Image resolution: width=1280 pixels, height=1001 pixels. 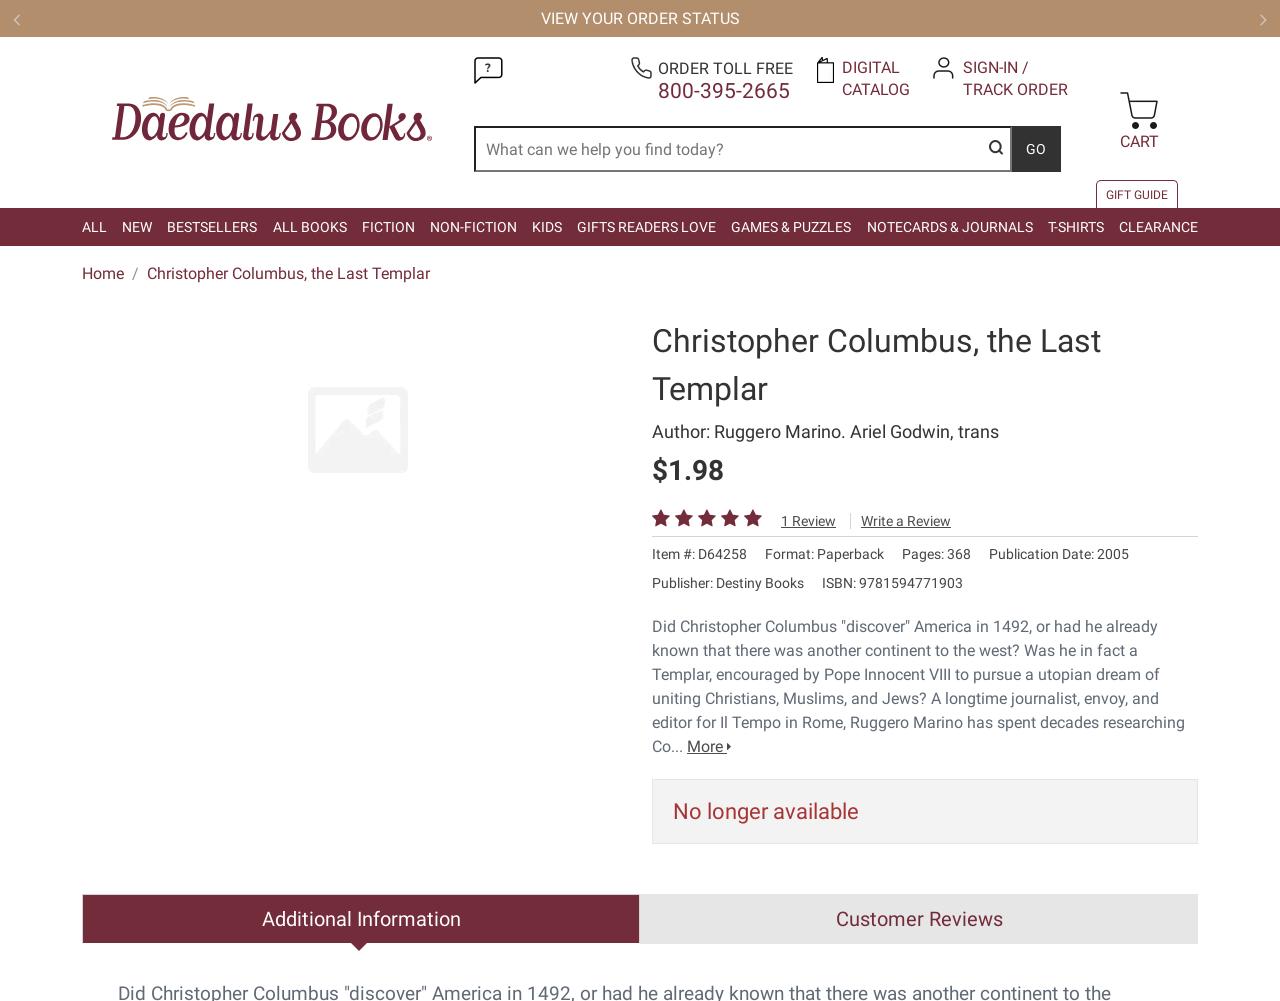 I want to click on 'Customer Service', so click(x=374, y=287).